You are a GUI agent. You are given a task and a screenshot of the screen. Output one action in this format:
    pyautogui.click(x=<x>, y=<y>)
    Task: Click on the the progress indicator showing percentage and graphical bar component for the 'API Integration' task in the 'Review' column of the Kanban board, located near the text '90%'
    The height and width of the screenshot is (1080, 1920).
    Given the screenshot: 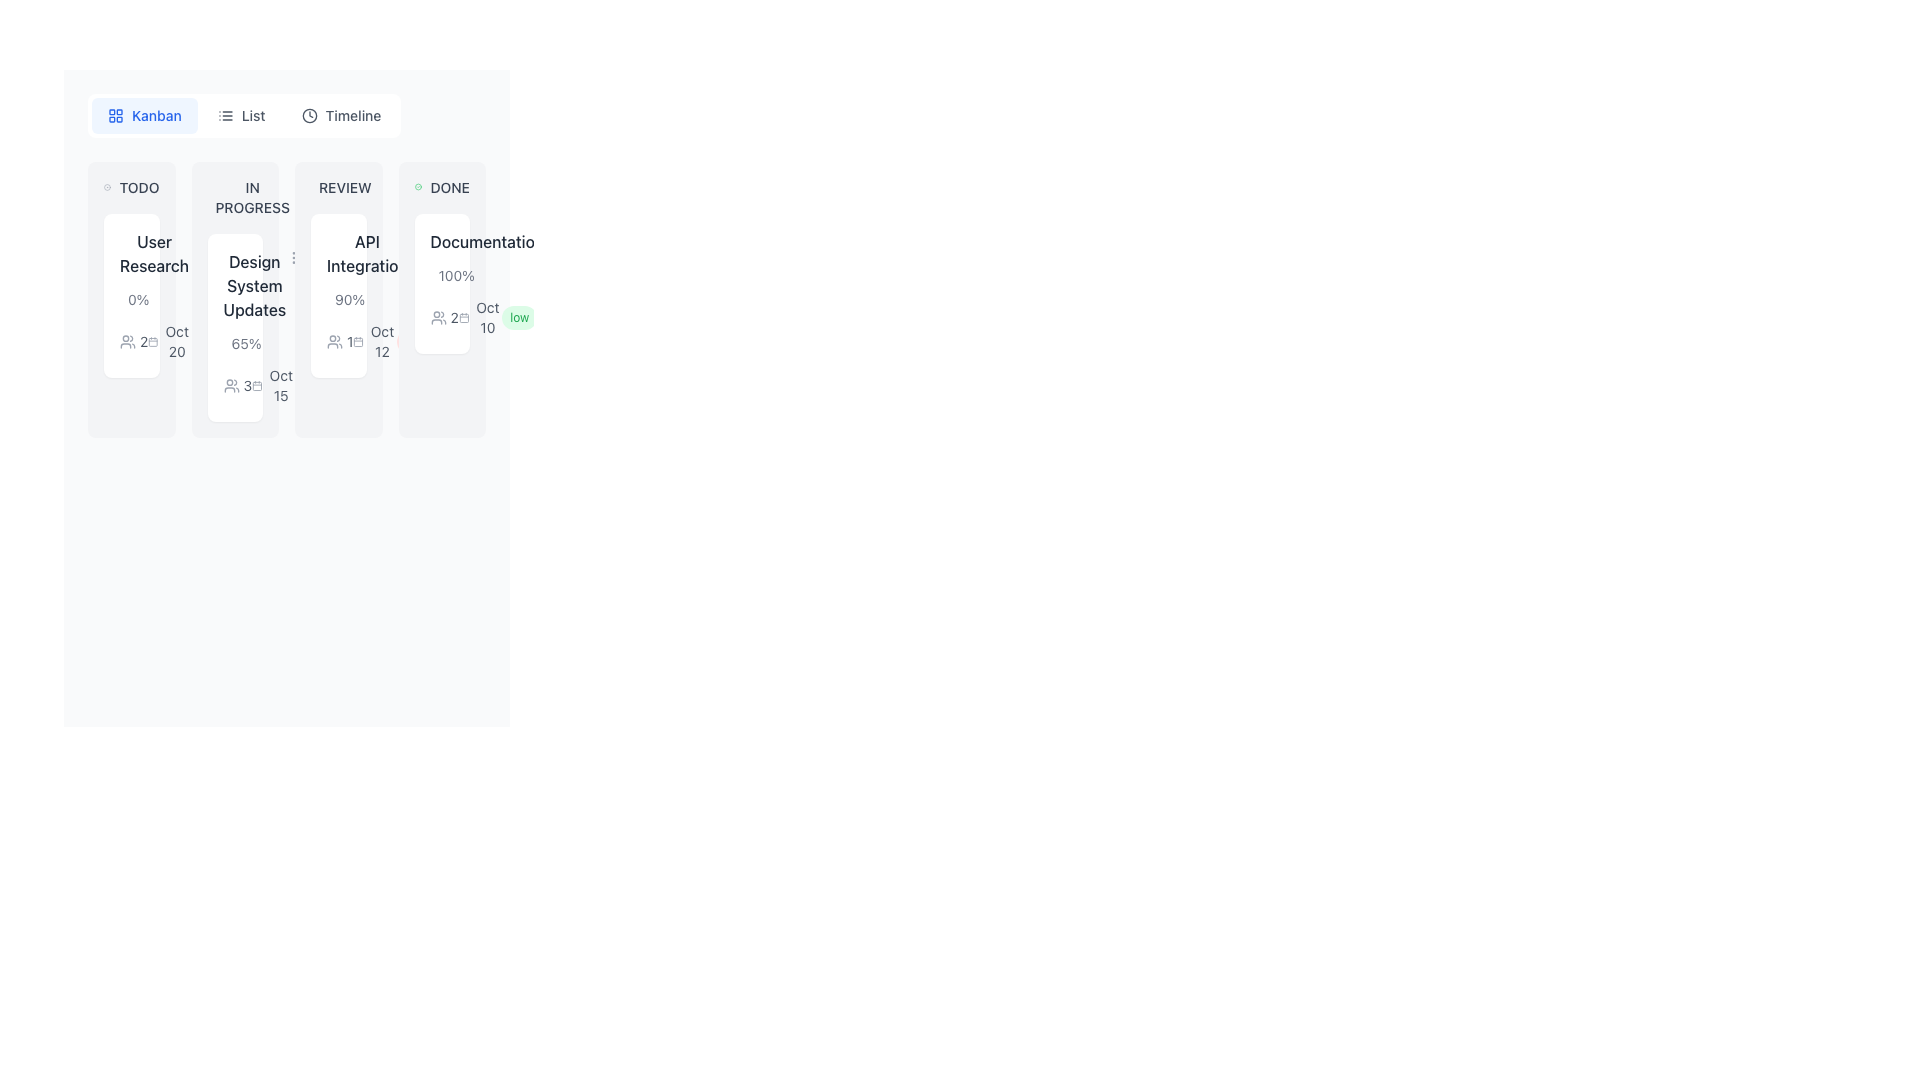 What is the action you would take?
    pyautogui.click(x=338, y=300)
    